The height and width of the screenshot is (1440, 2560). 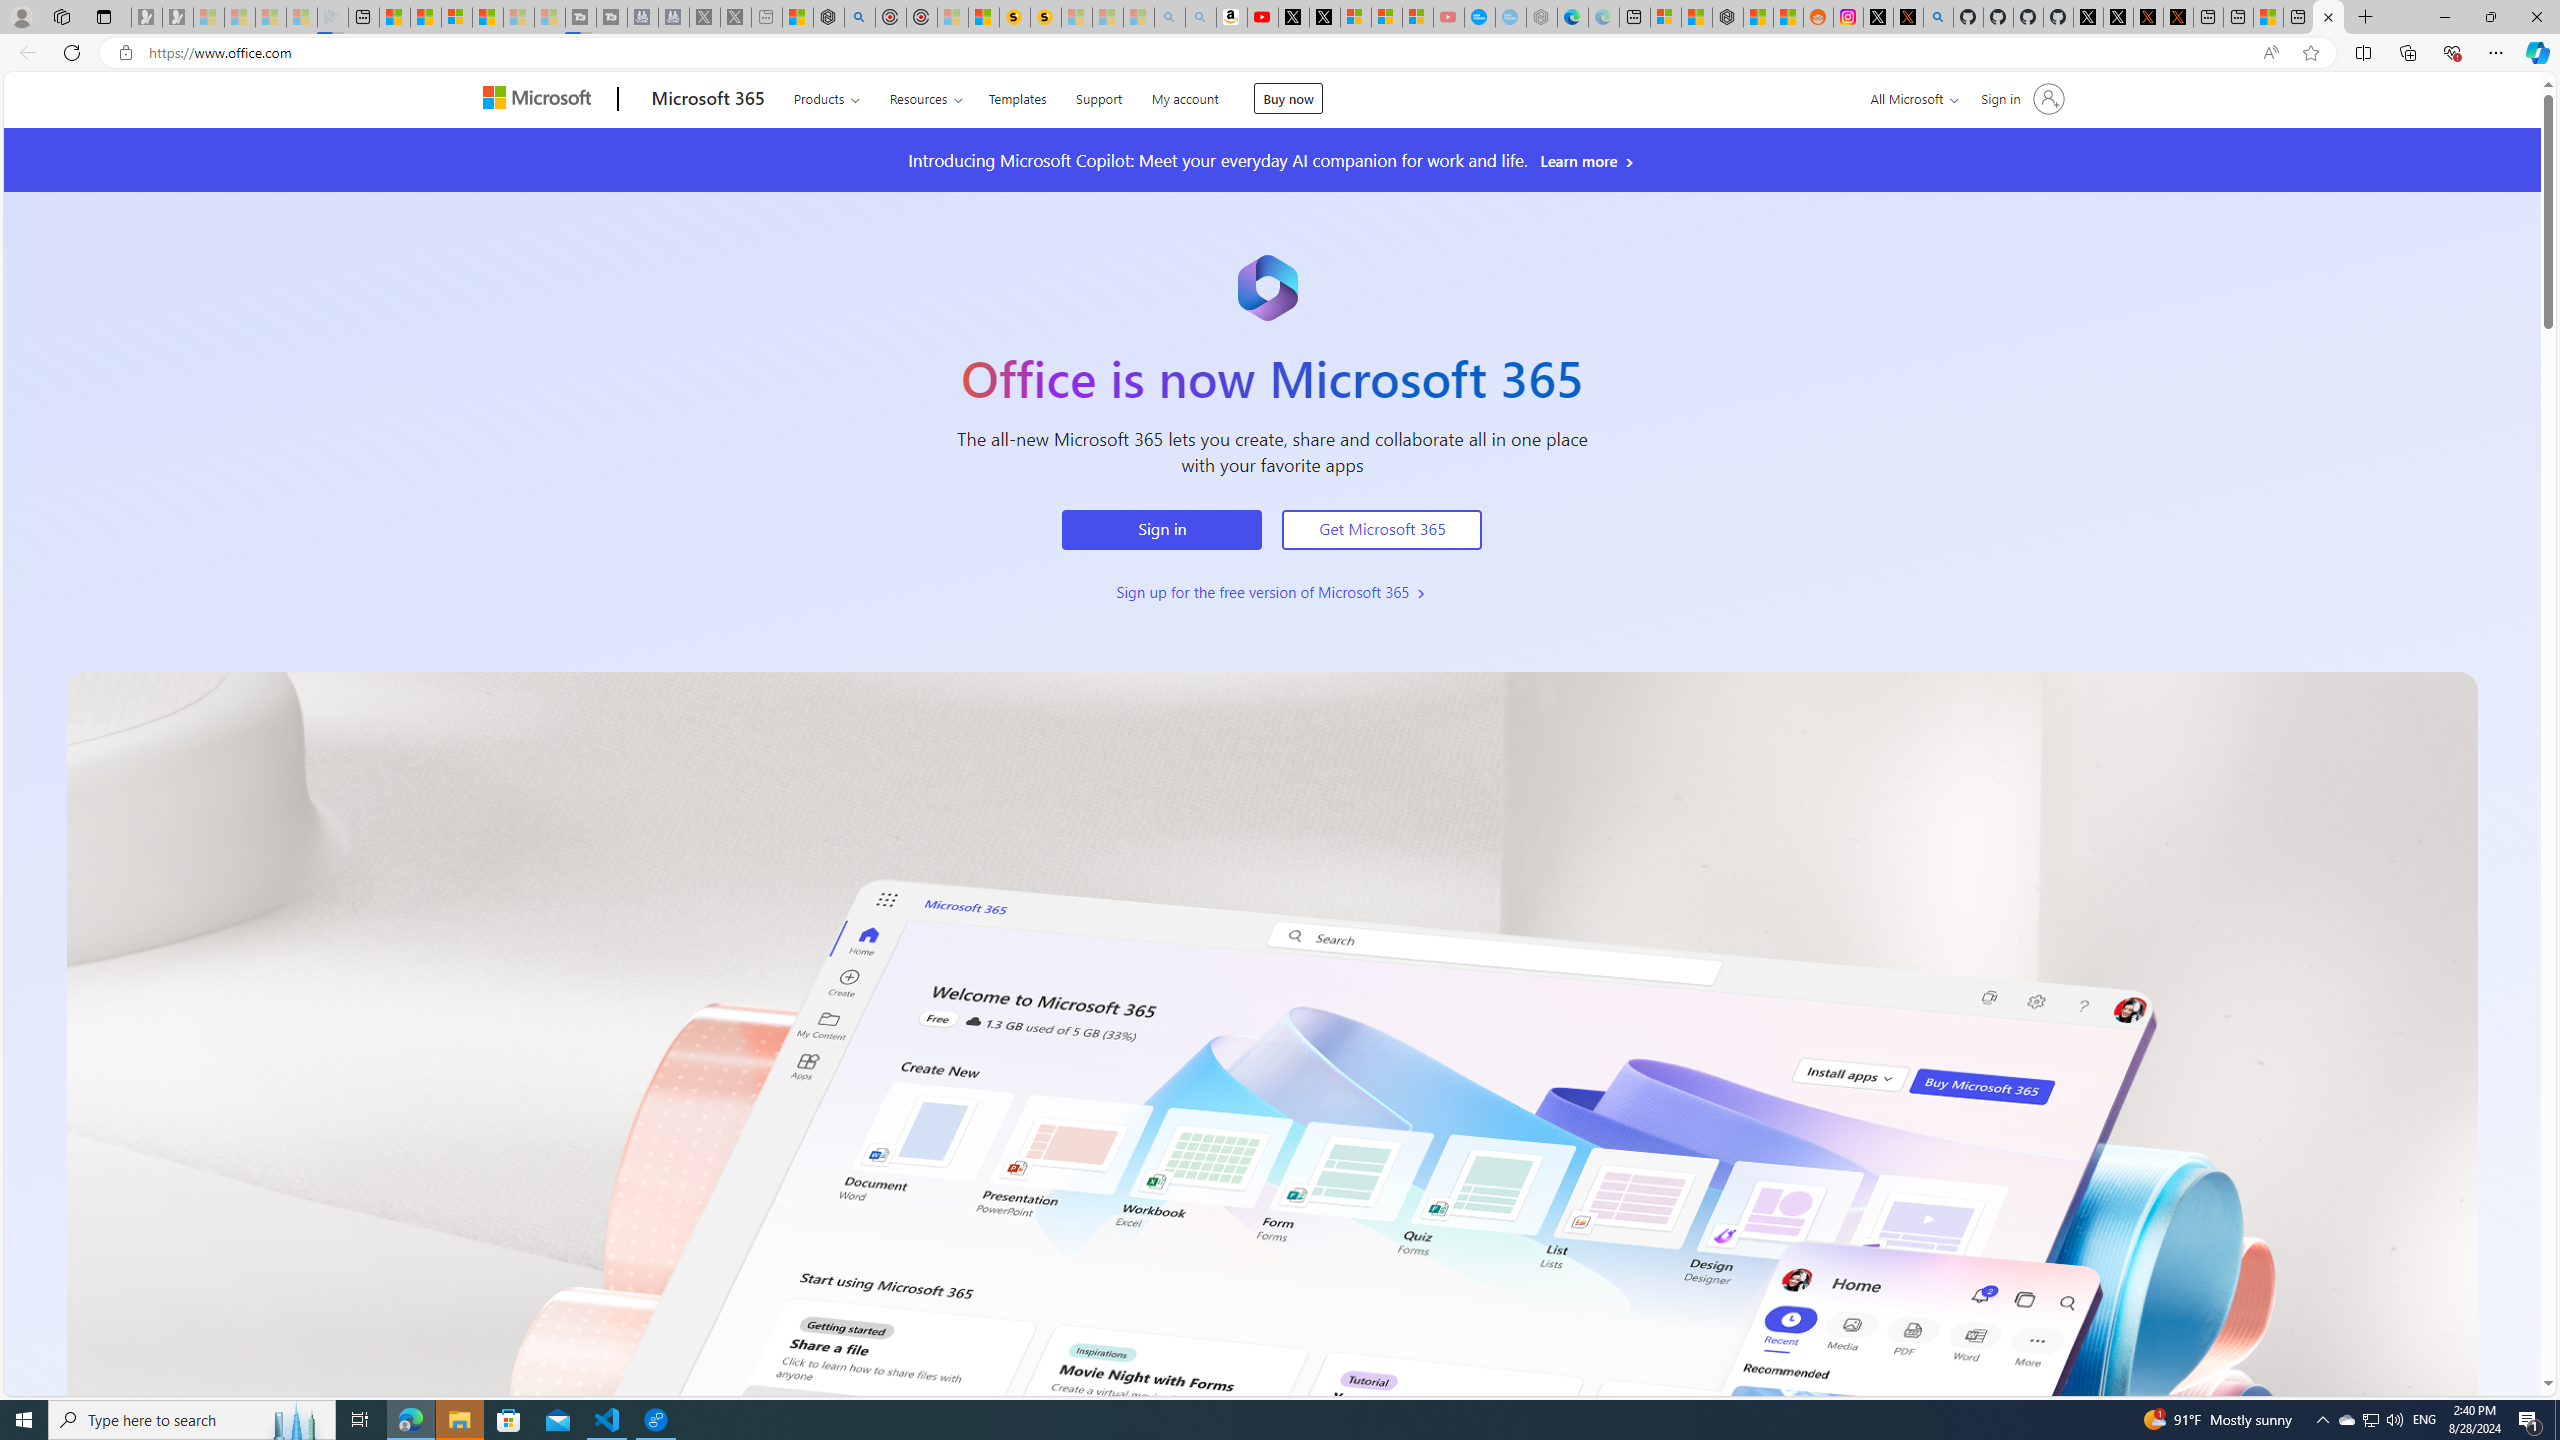 I want to click on 'Microsoft 365', so click(x=706, y=99).